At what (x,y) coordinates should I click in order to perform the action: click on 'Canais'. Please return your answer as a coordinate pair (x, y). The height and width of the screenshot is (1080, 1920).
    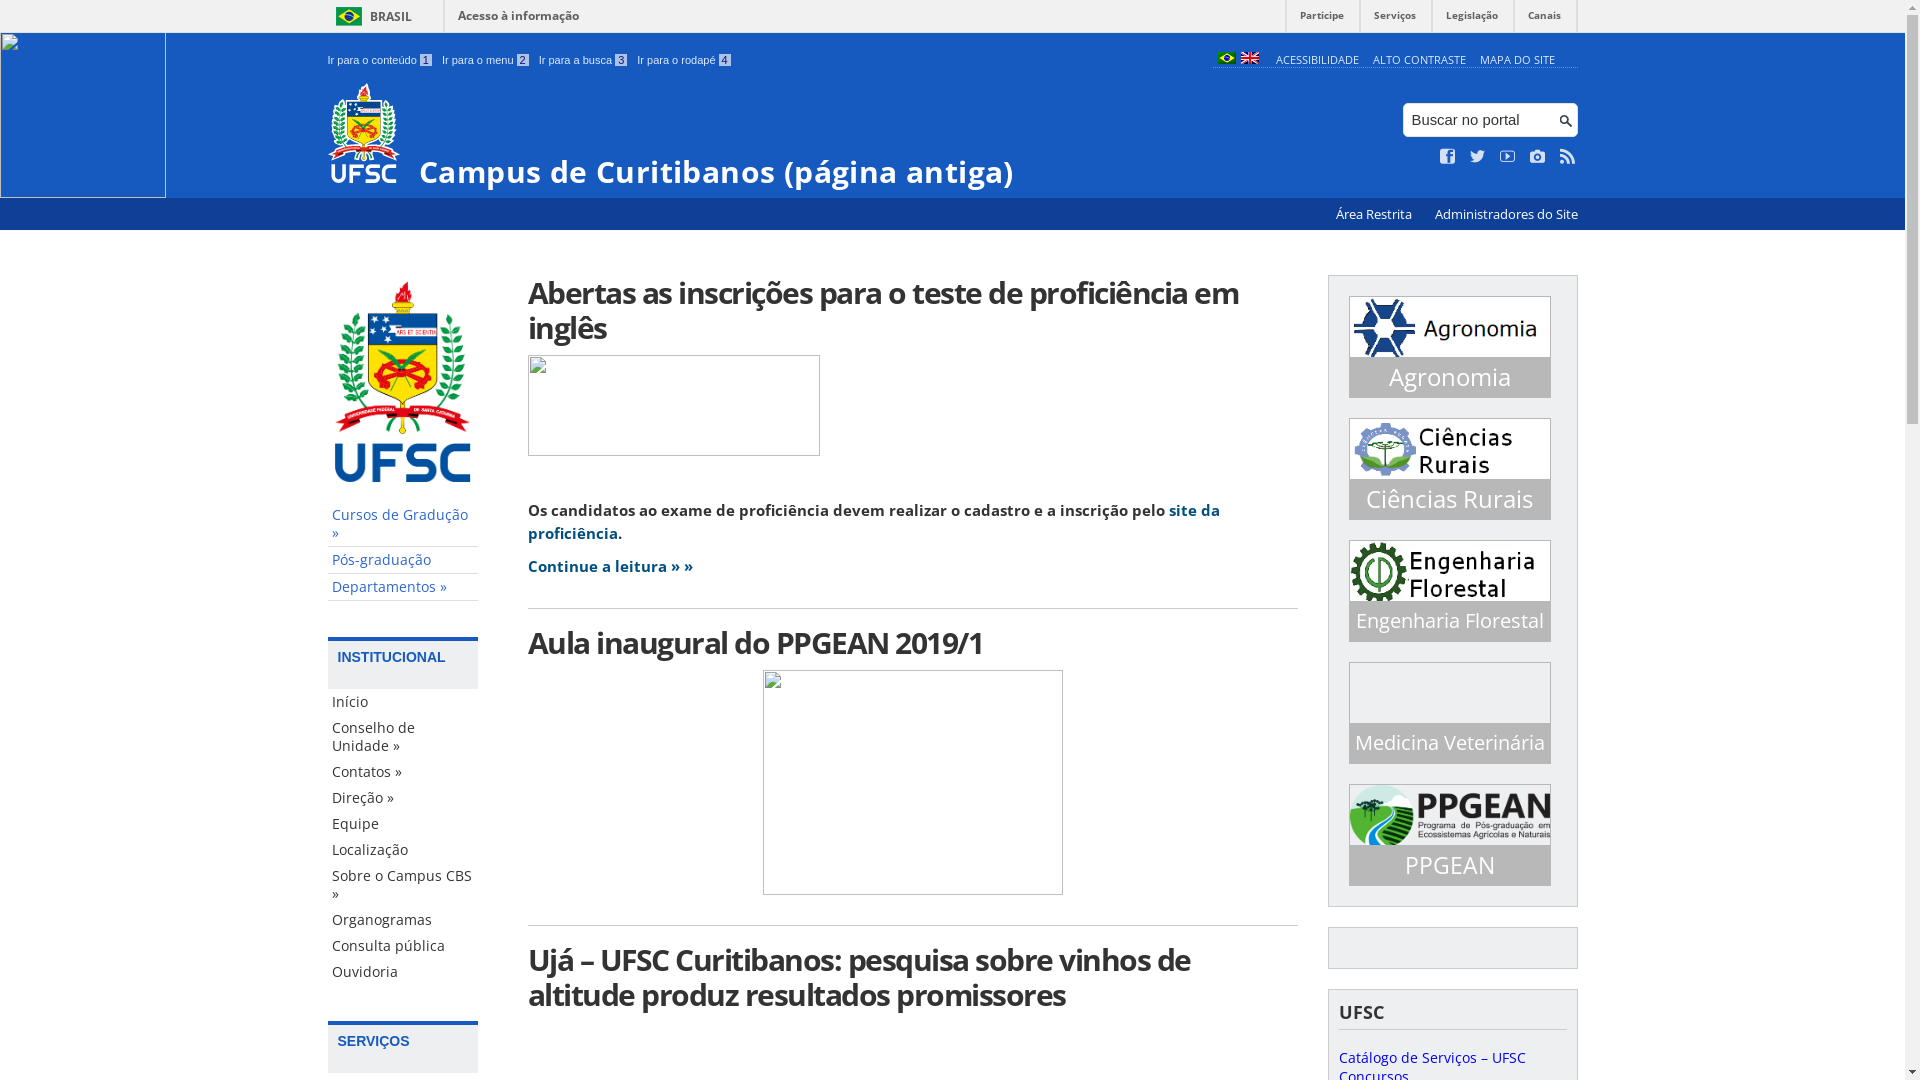
    Looking at the image, I should click on (1543, 20).